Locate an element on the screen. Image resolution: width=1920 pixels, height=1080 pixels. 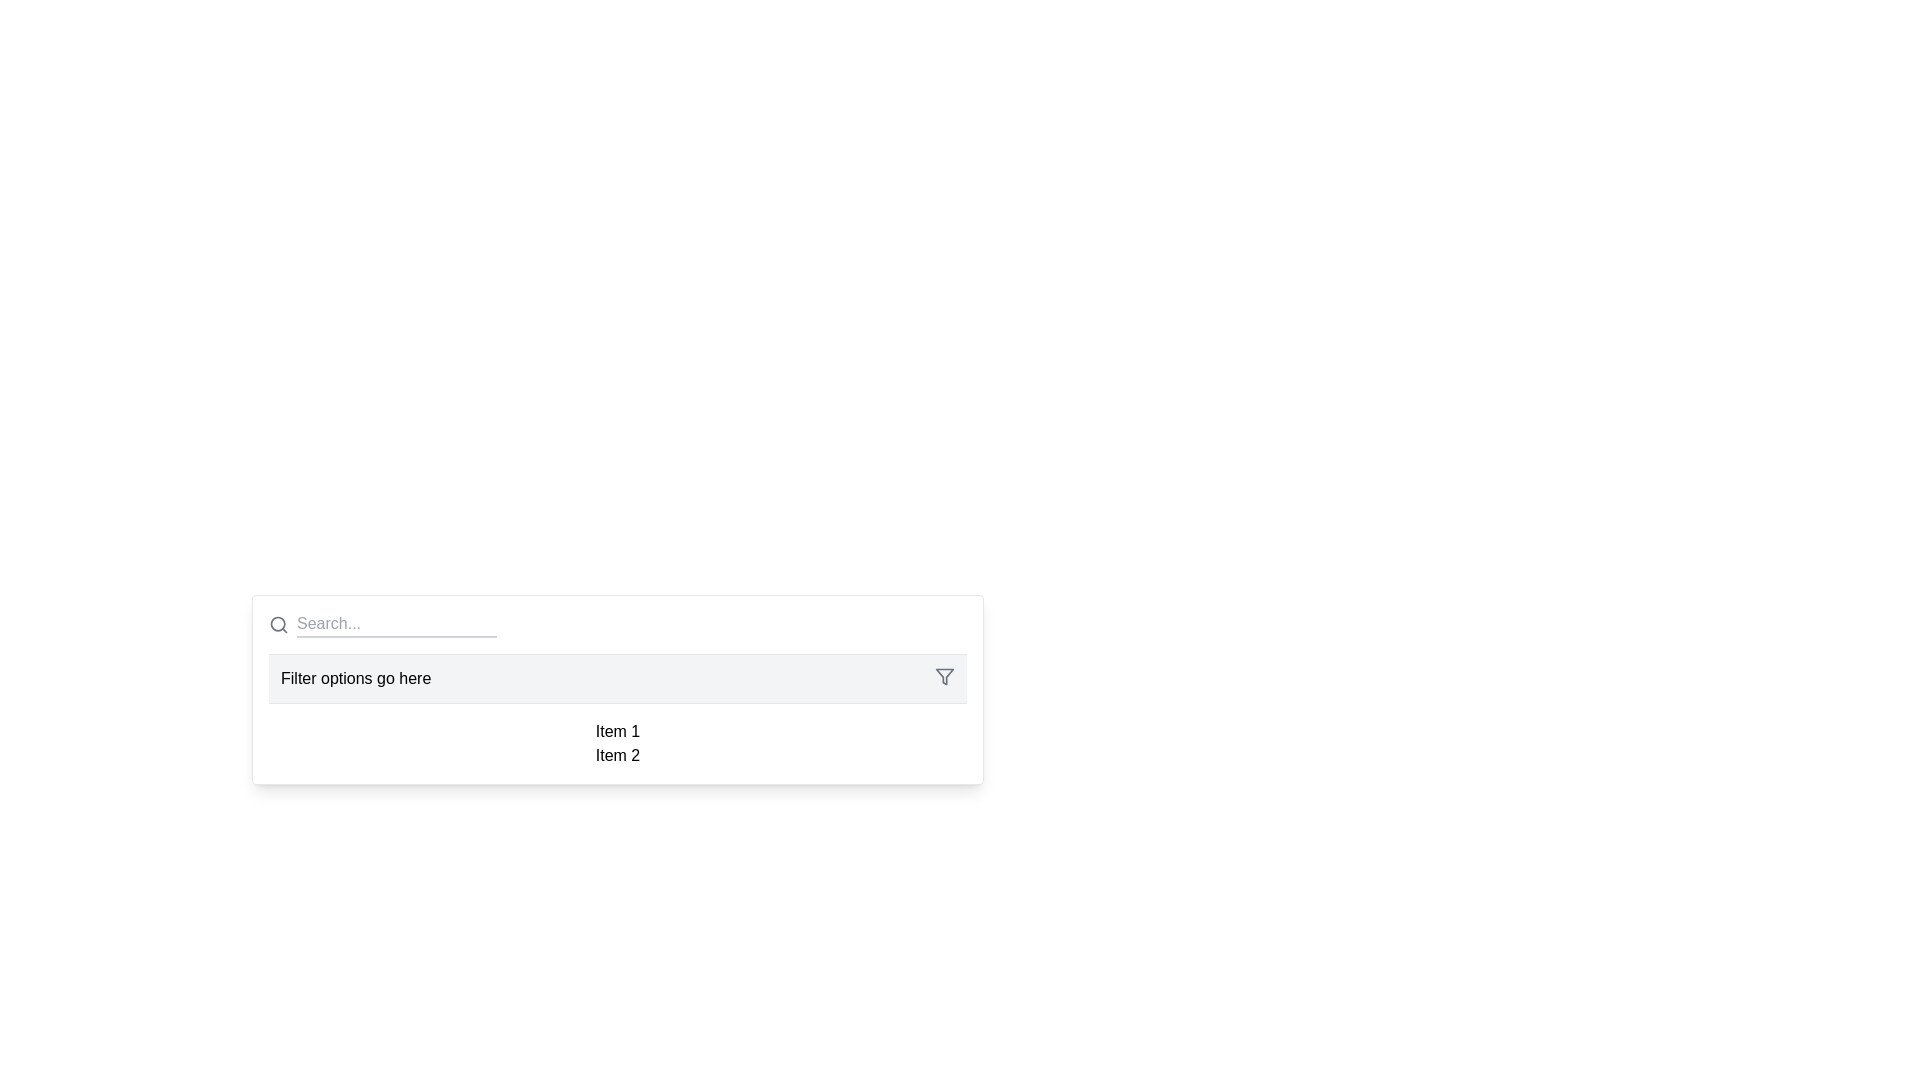
the text label 'Item 2' is located at coordinates (617, 756).